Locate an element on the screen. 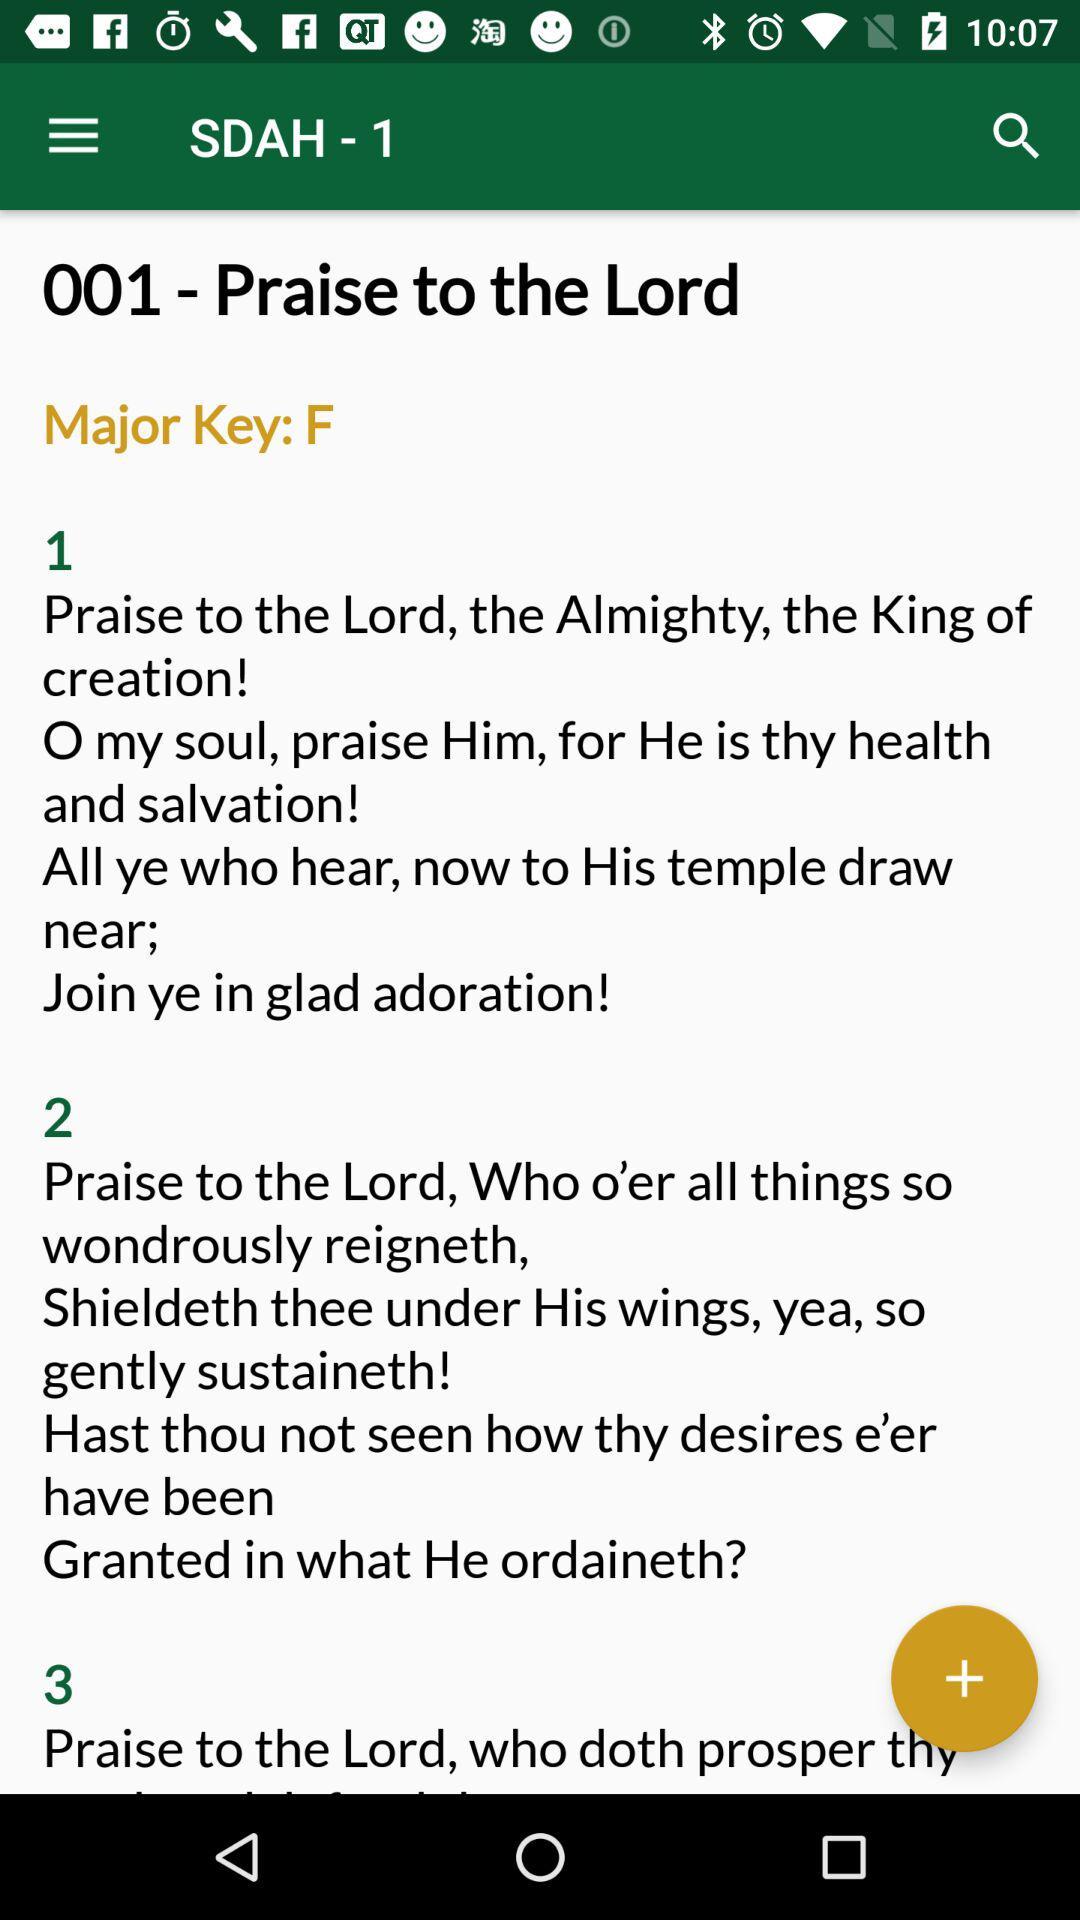 This screenshot has width=1080, height=1920. the icon to the right of the sdah - 1 is located at coordinates (1017, 135).